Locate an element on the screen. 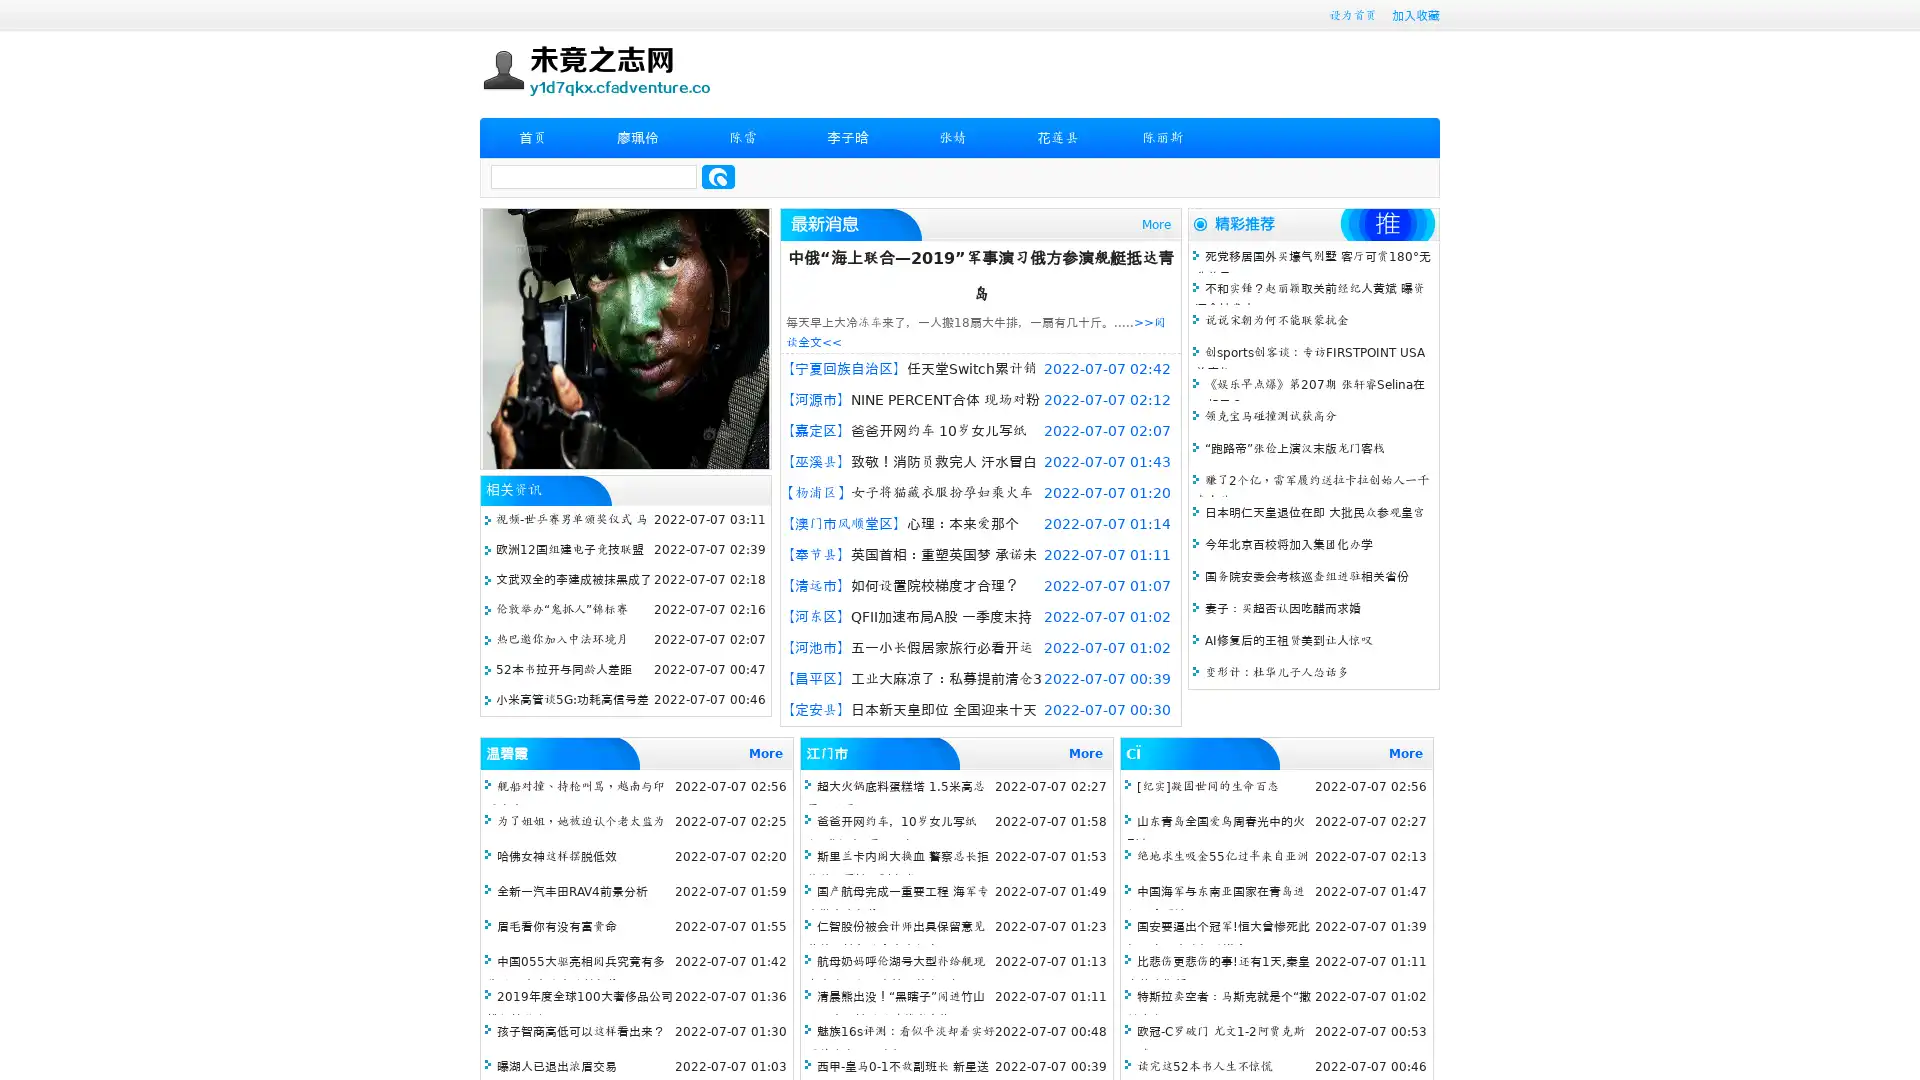  Search is located at coordinates (718, 176).